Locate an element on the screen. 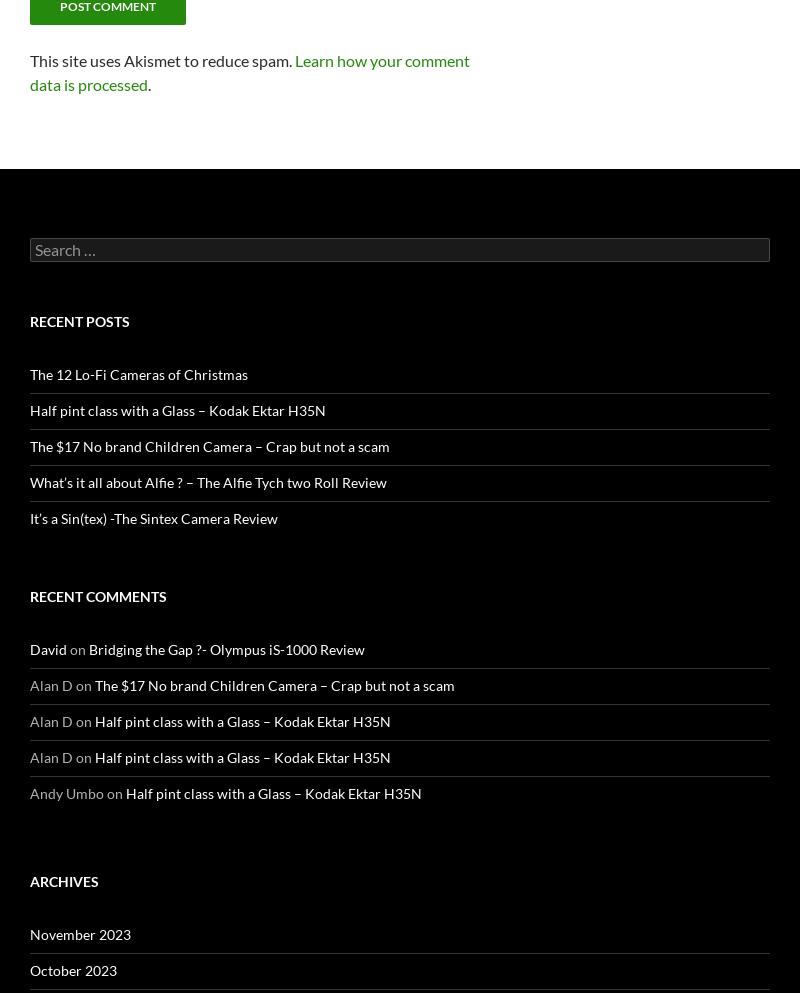 The height and width of the screenshot is (993, 800). 'Andy Umbo' is located at coordinates (30, 791).